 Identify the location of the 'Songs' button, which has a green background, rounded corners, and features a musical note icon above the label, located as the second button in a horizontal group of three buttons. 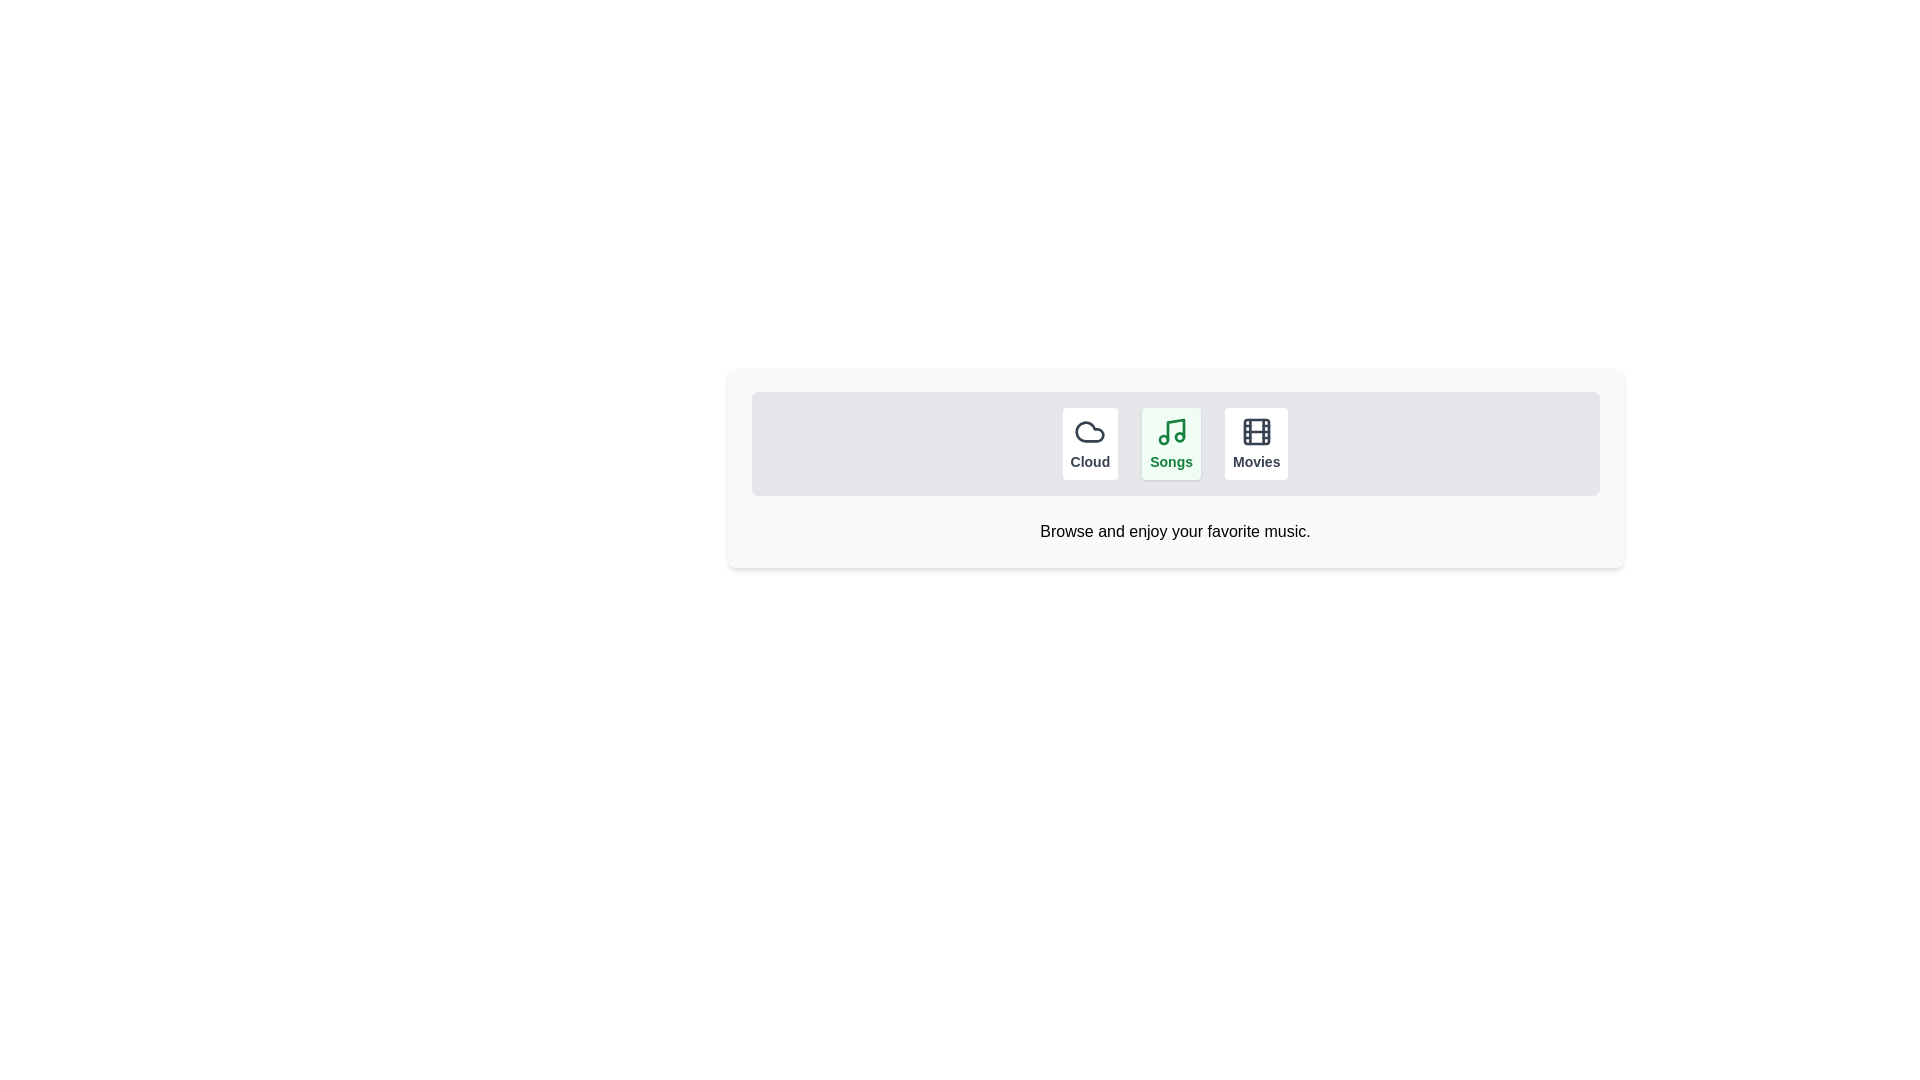
(1175, 442).